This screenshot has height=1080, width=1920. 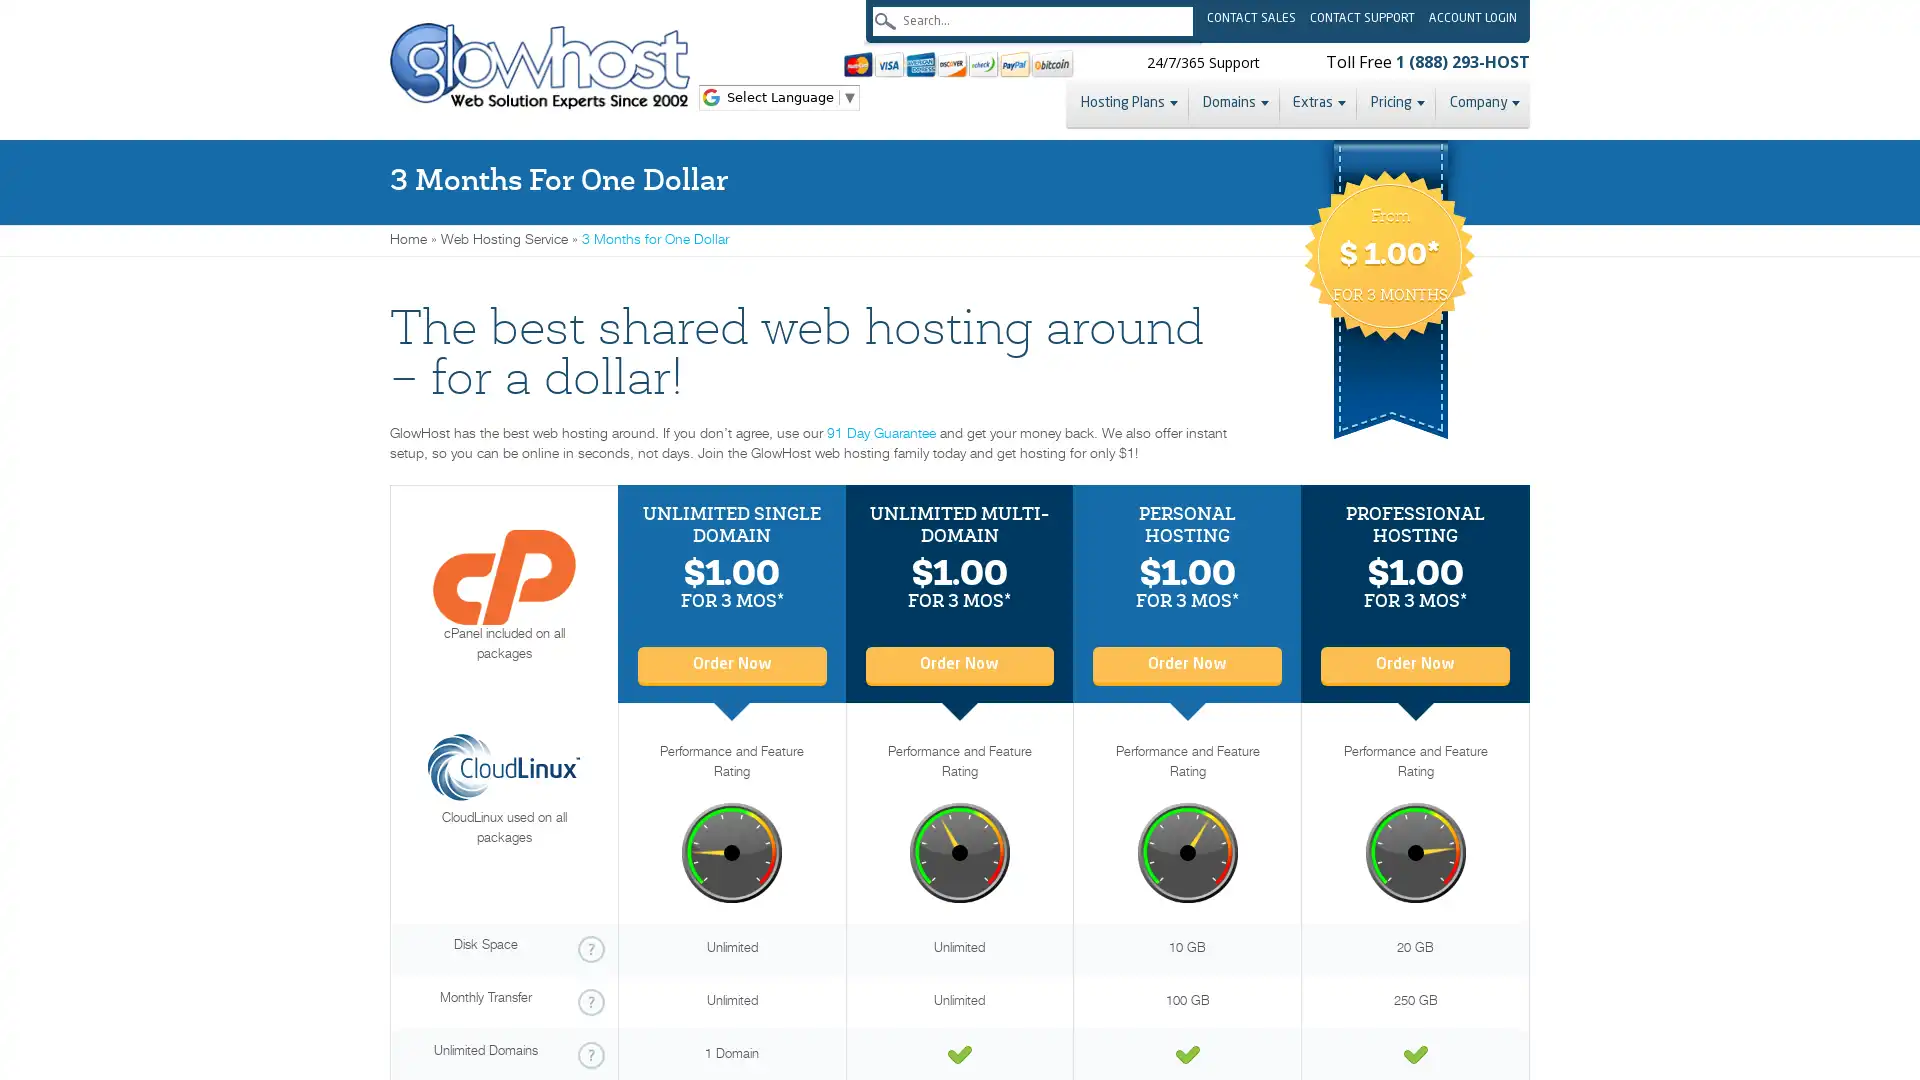 I want to click on Order Now, so click(x=1414, y=663).